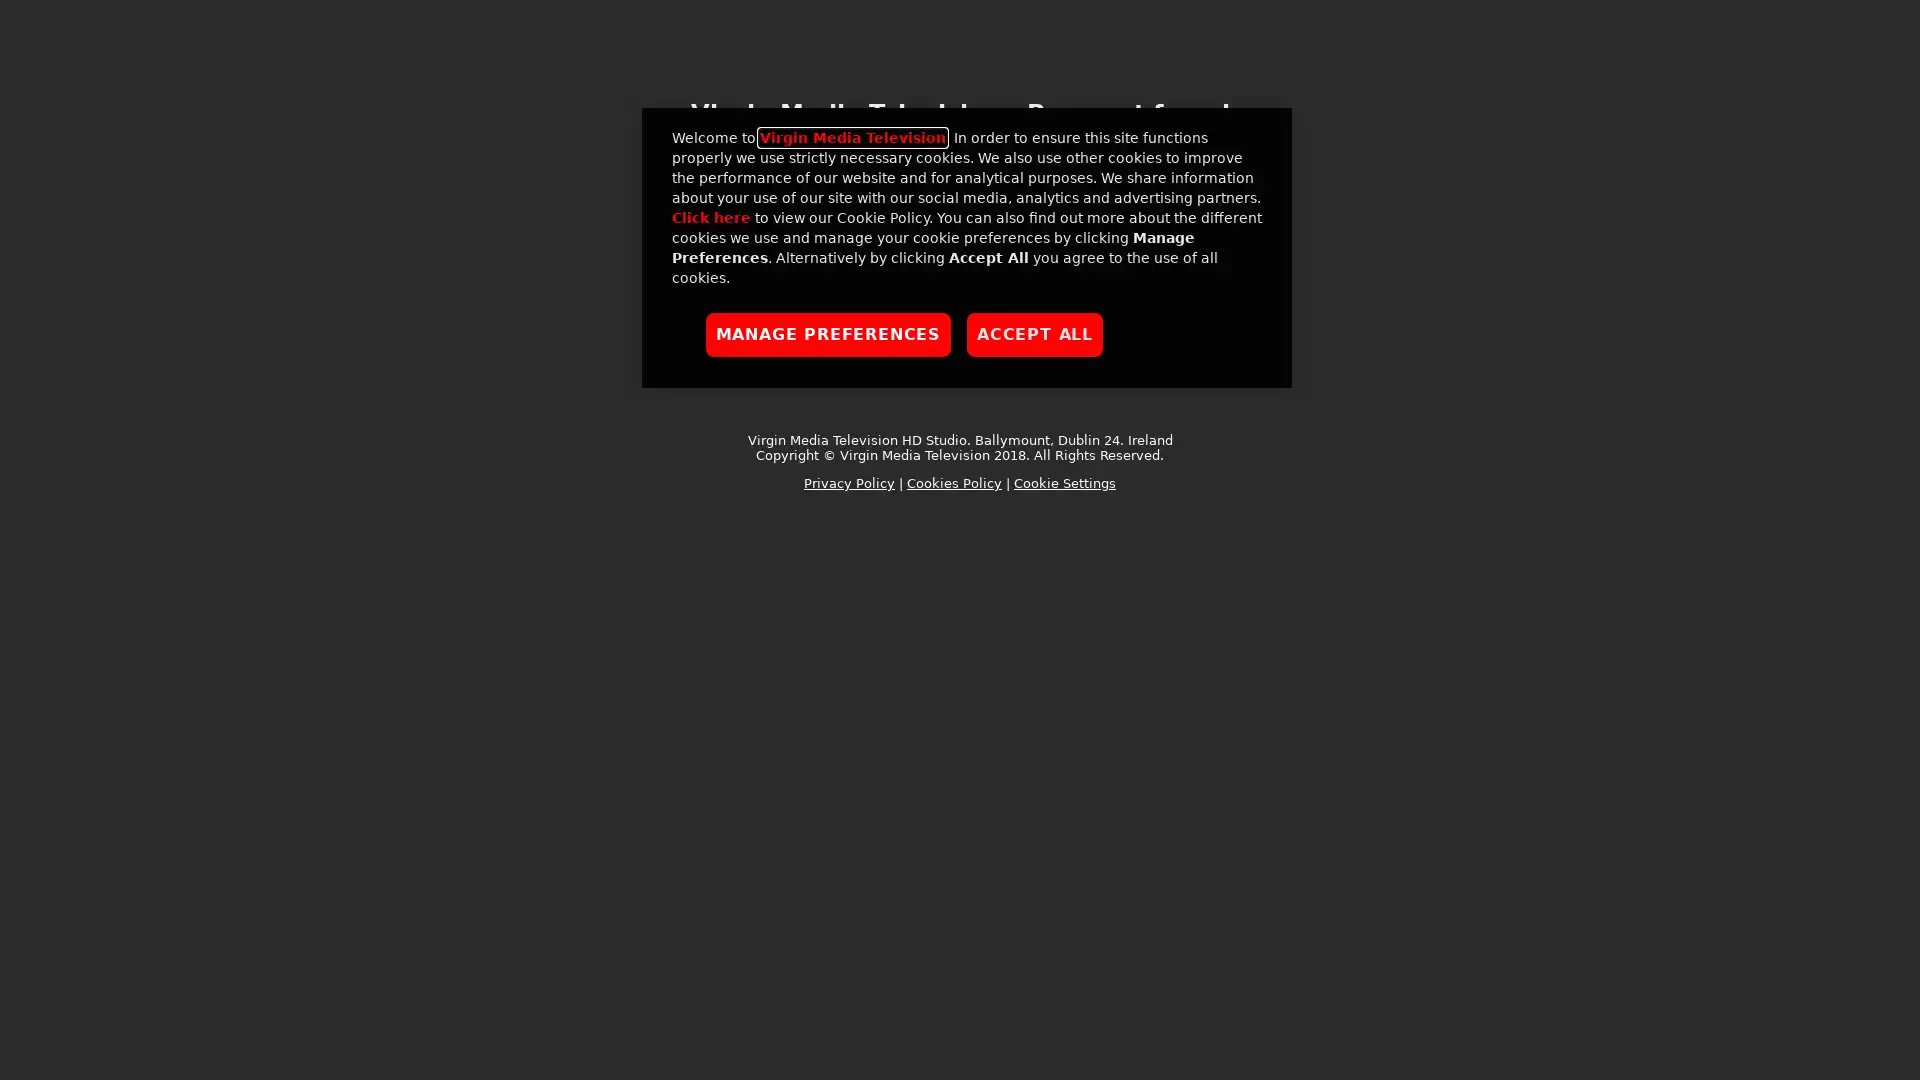 This screenshot has height=1080, width=1920. What do you see at coordinates (1035, 334) in the screenshot?
I see `ACCEPT ALL` at bounding box center [1035, 334].